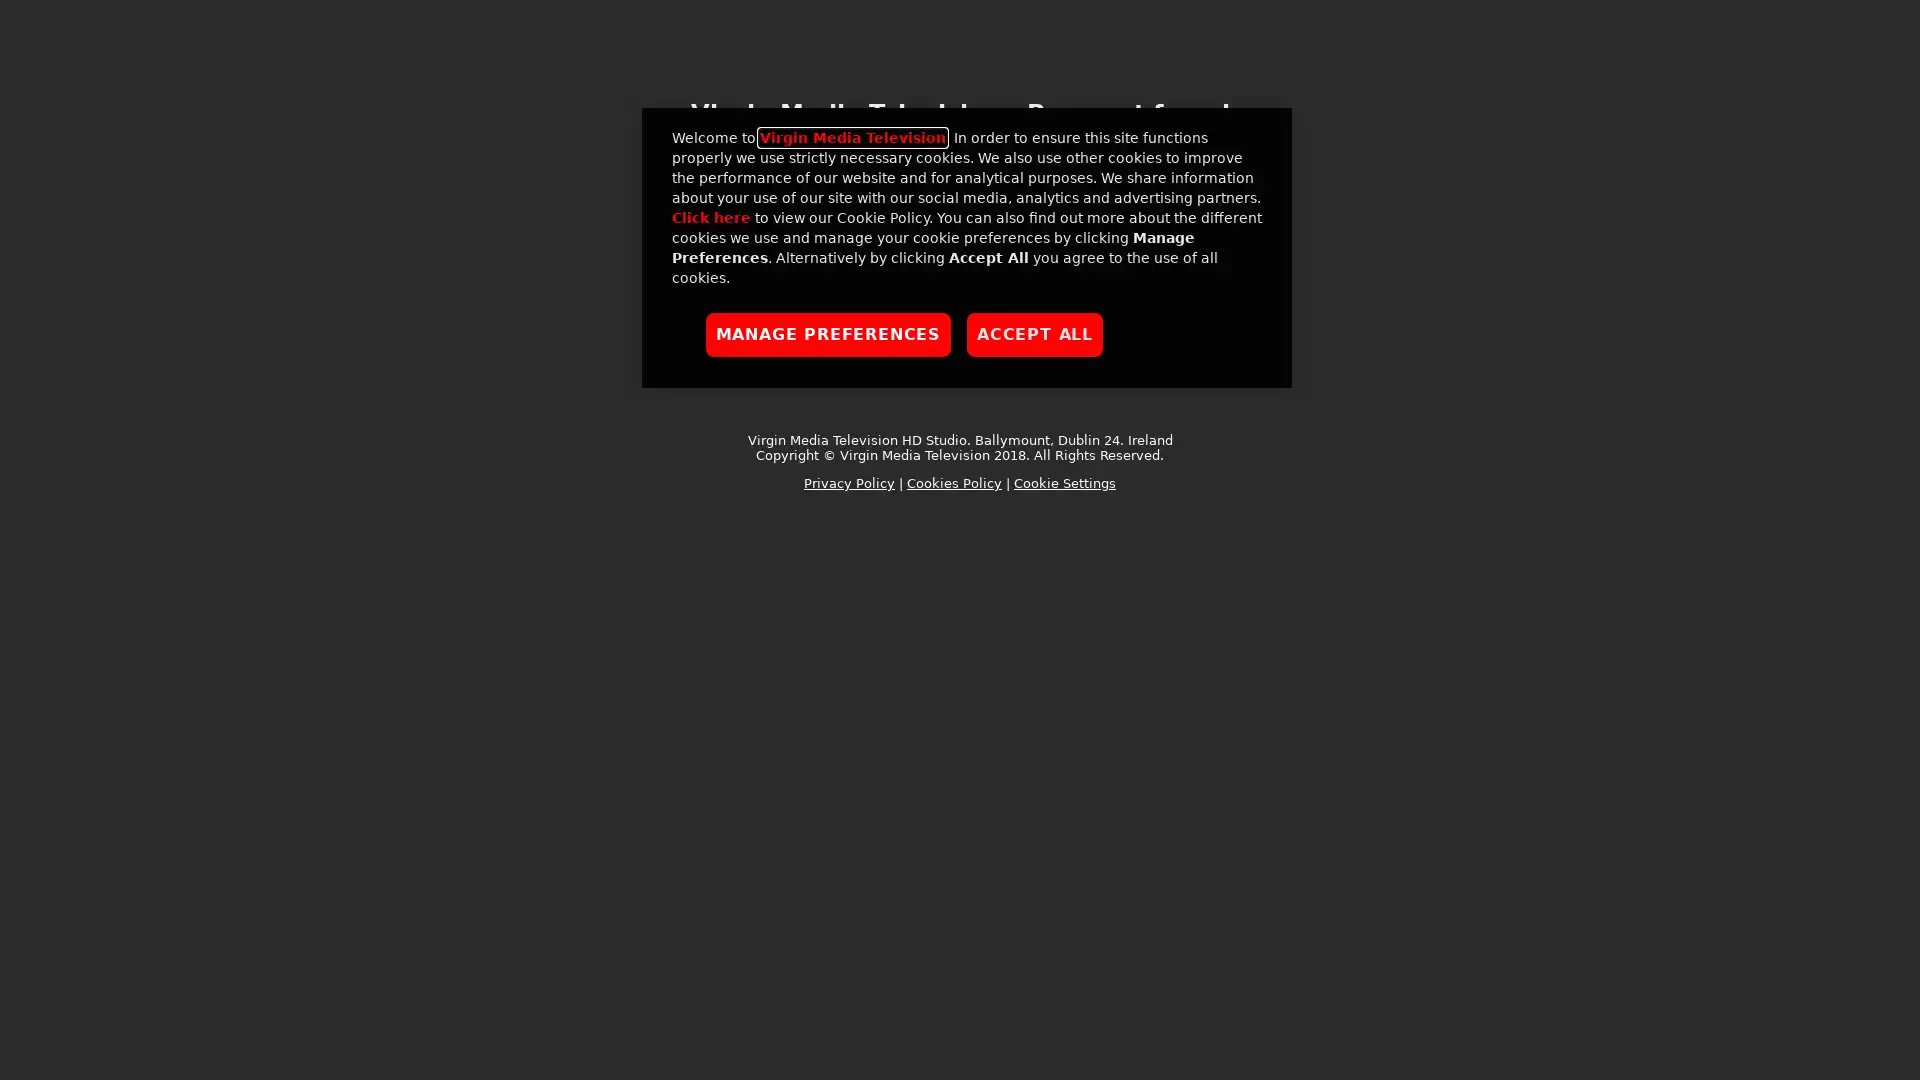 This screenshot has height=1080, width=1920. What do you see at coordinates (1035, 334) in the screenshot?
I see `ACCEPT ALL` at bounding box center [1035, 334].